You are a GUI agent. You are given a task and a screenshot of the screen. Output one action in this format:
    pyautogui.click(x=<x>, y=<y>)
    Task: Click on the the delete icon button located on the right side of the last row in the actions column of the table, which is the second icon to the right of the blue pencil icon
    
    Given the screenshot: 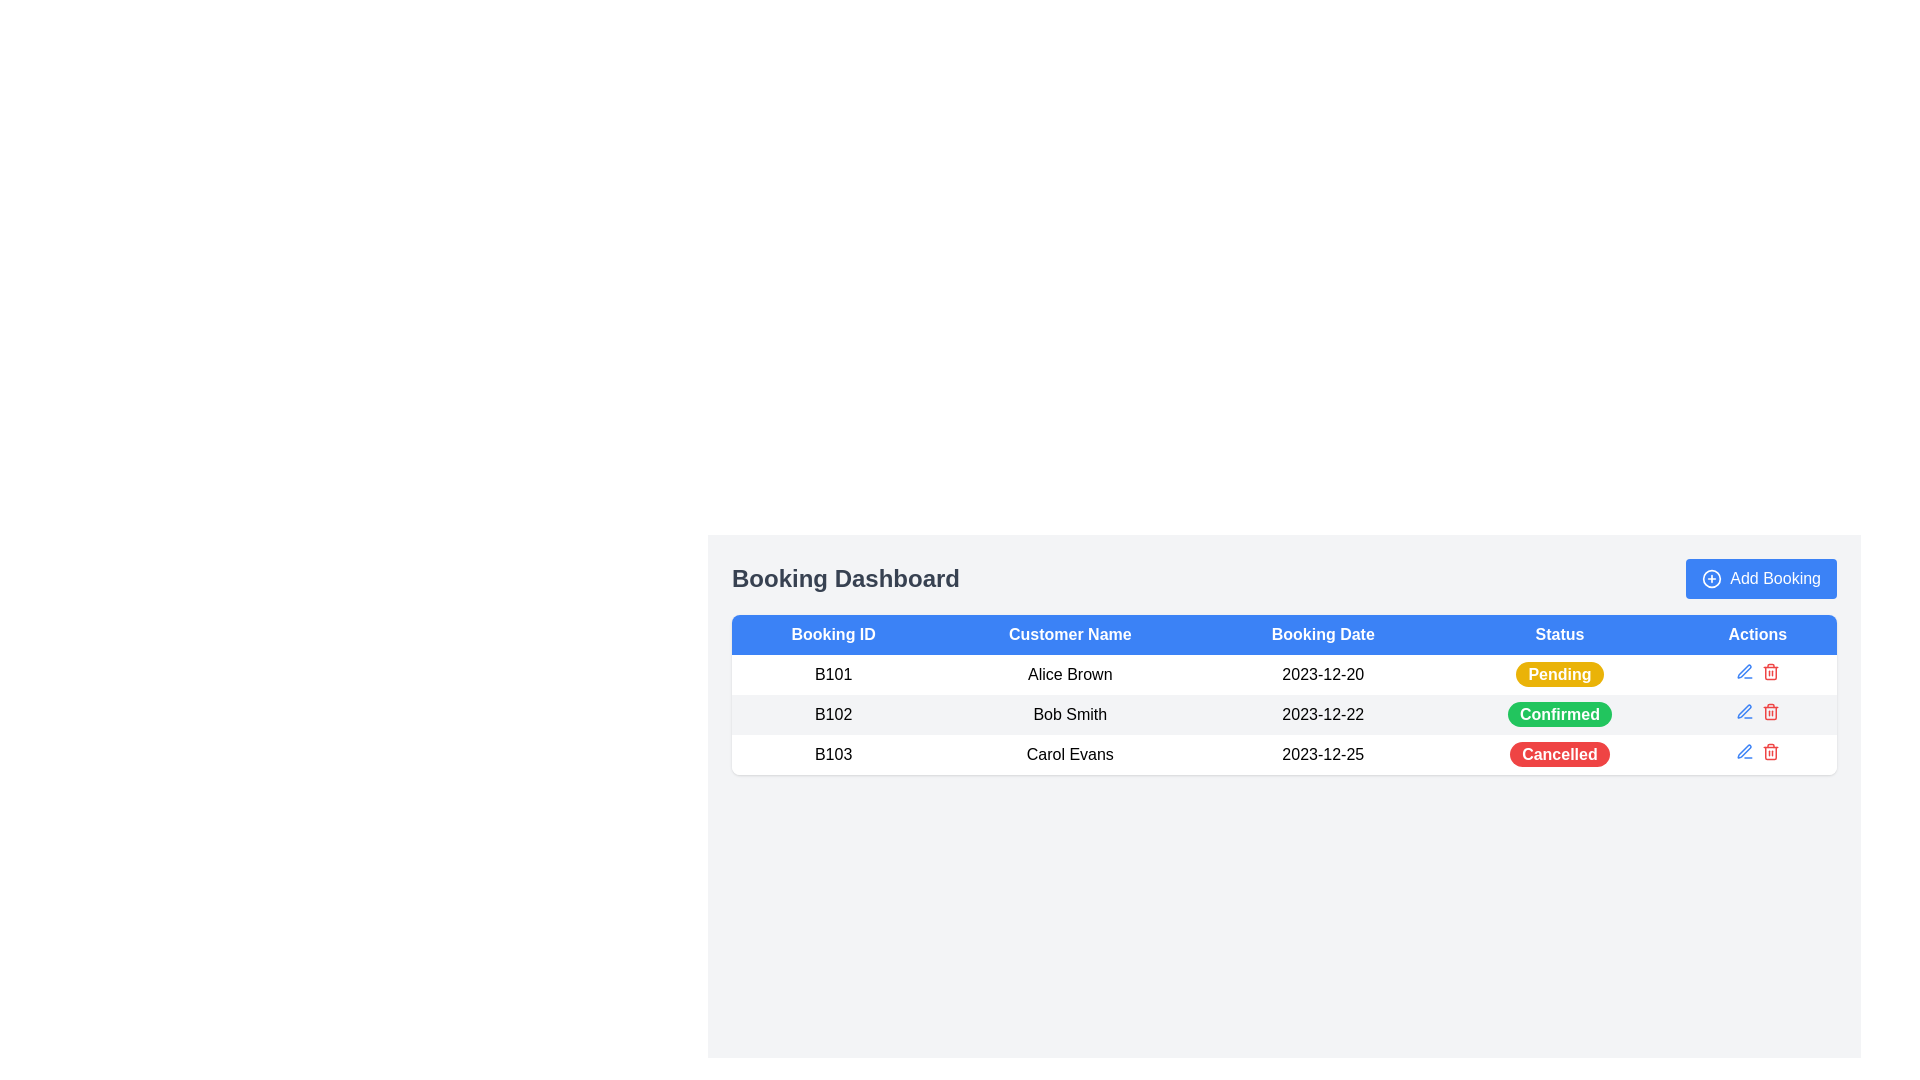 What is the action you would take?
    pyautogui.click(x=1770, y=752)
    